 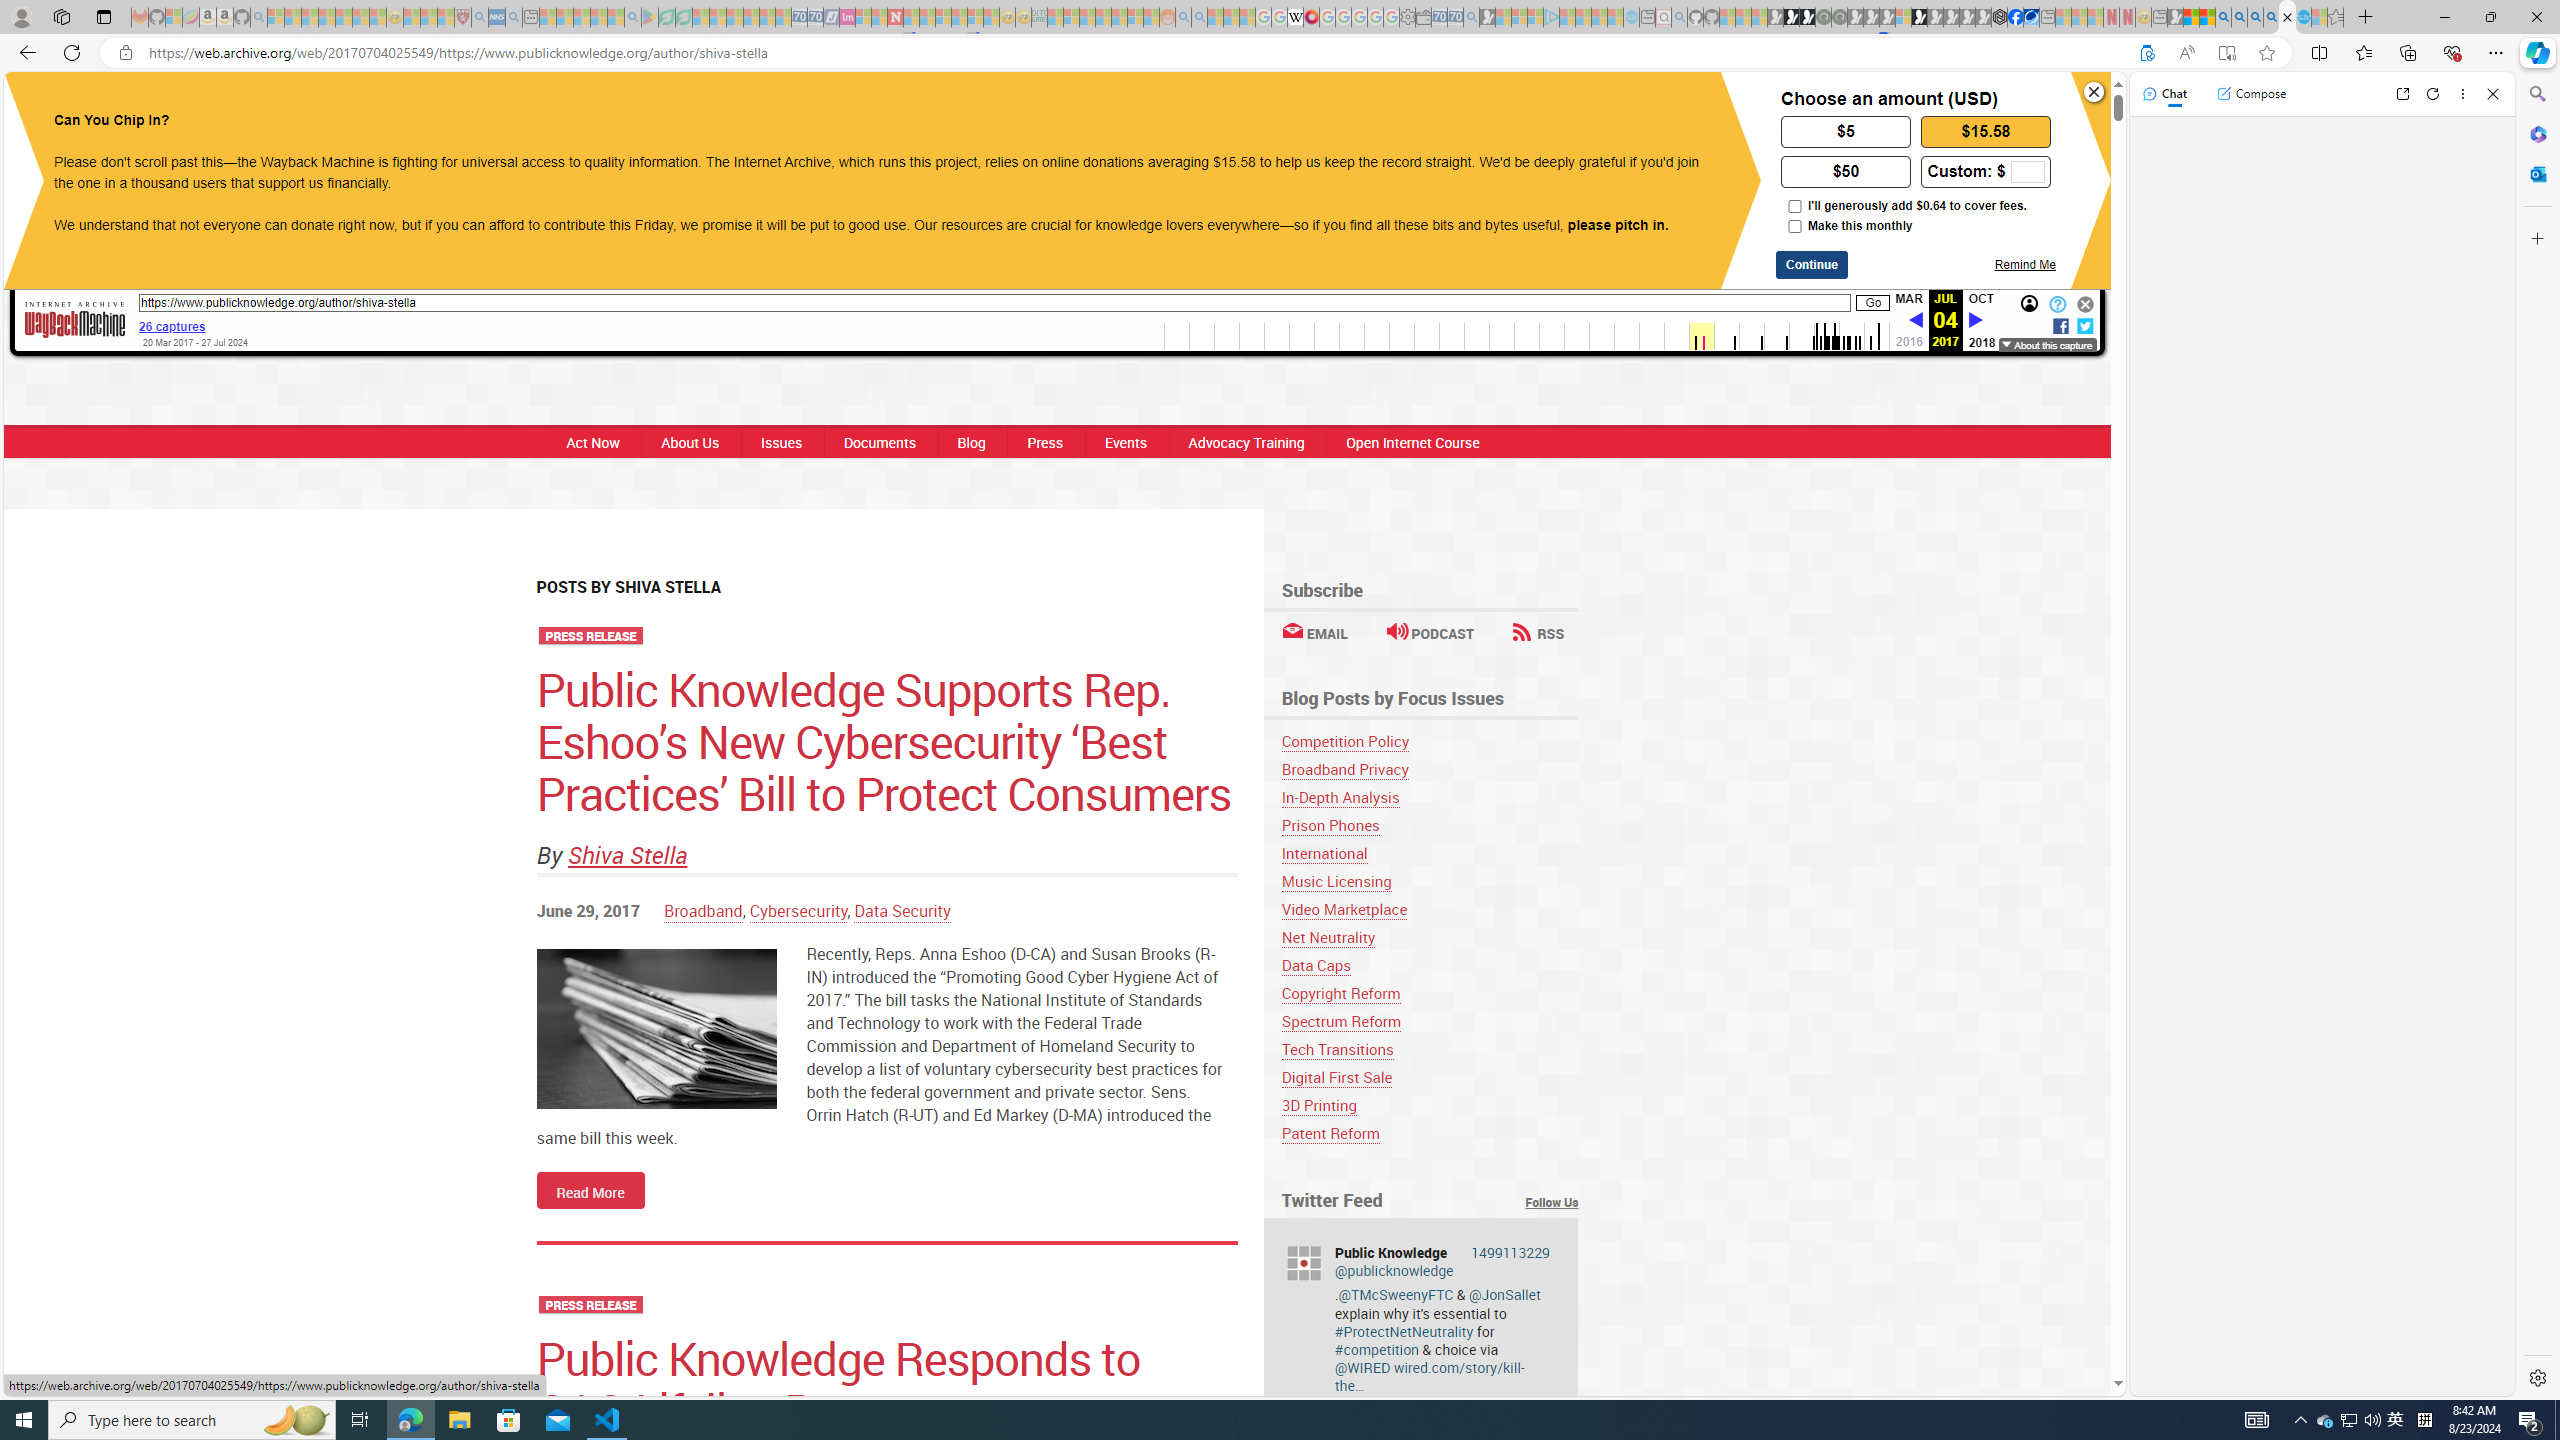 What do you see at coordinates (1428, 740) in the screenshot?
I see `'Competition Policy'` at bounding box center [1428, 740].